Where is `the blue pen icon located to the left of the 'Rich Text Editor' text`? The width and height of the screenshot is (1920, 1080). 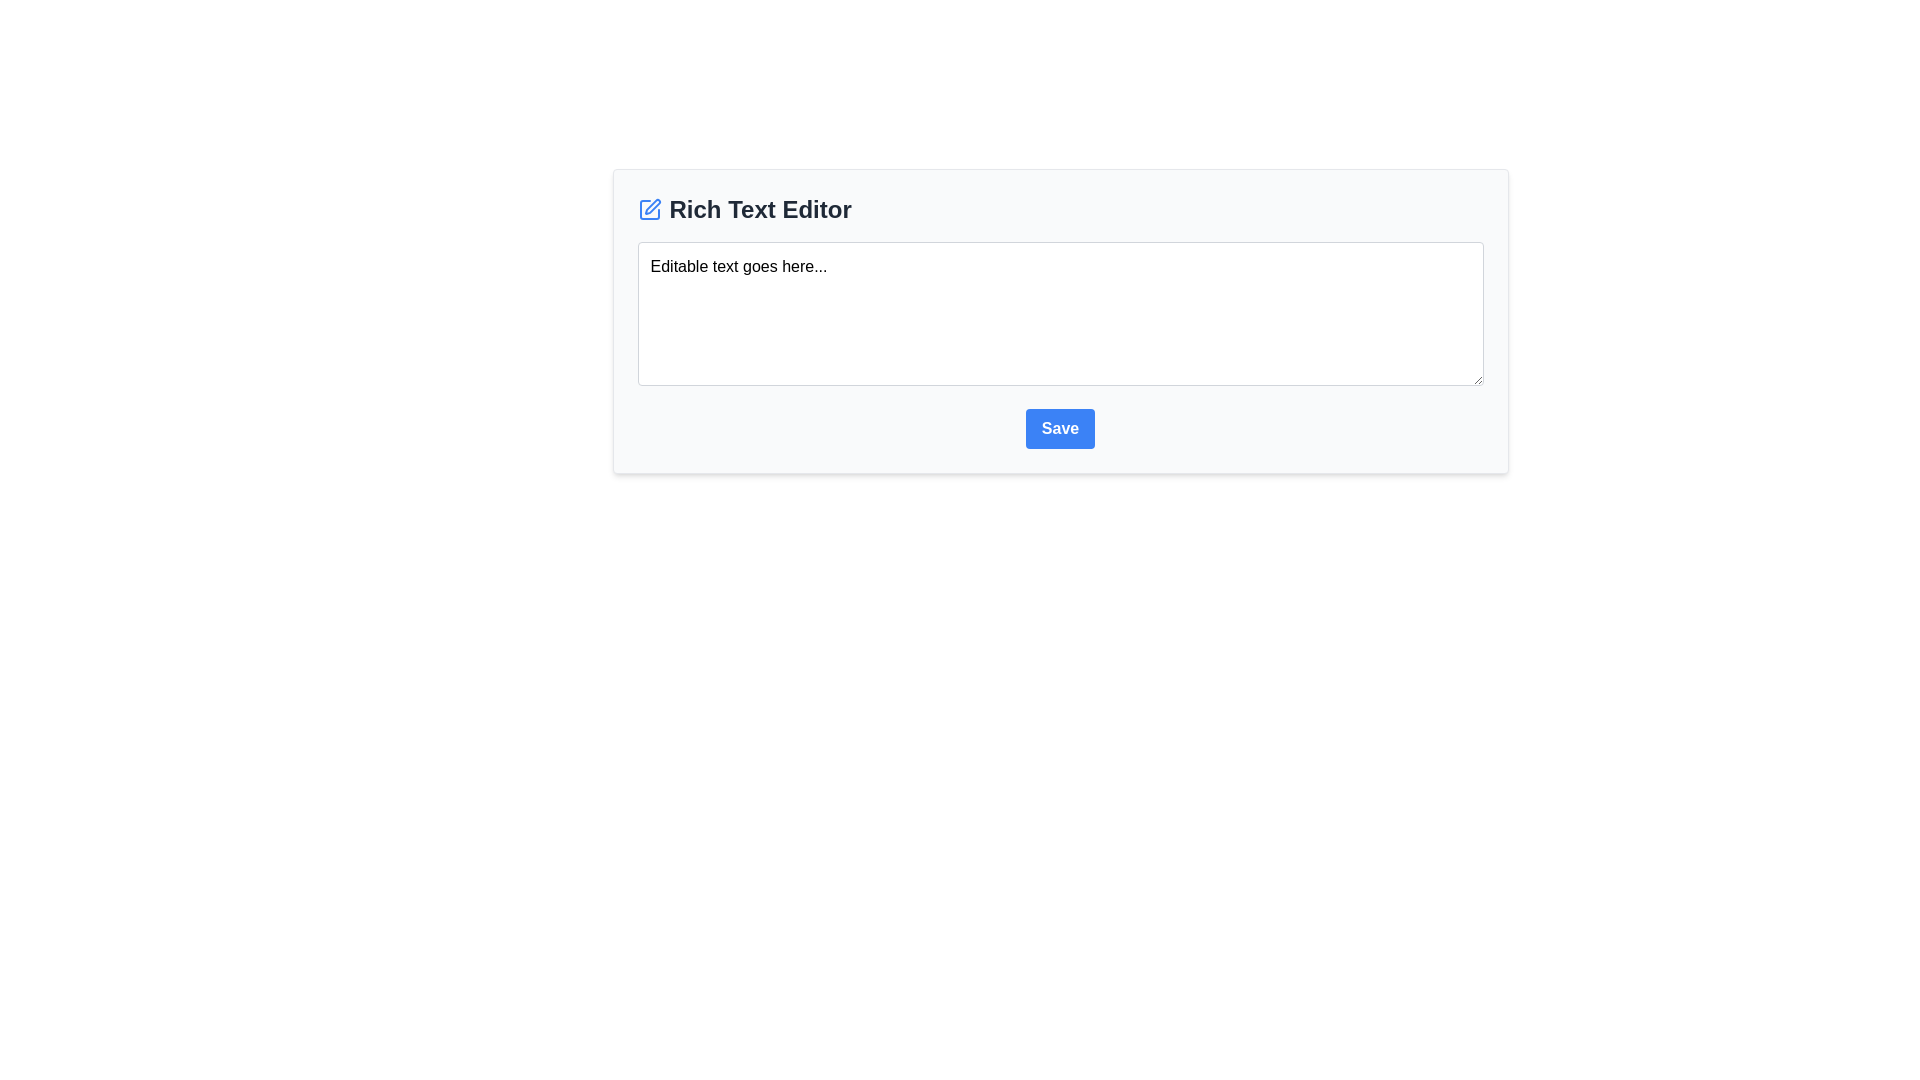
the blue pen icon located to the left of the 'Rich Text Editor' text is located at coordinates (649, 209).